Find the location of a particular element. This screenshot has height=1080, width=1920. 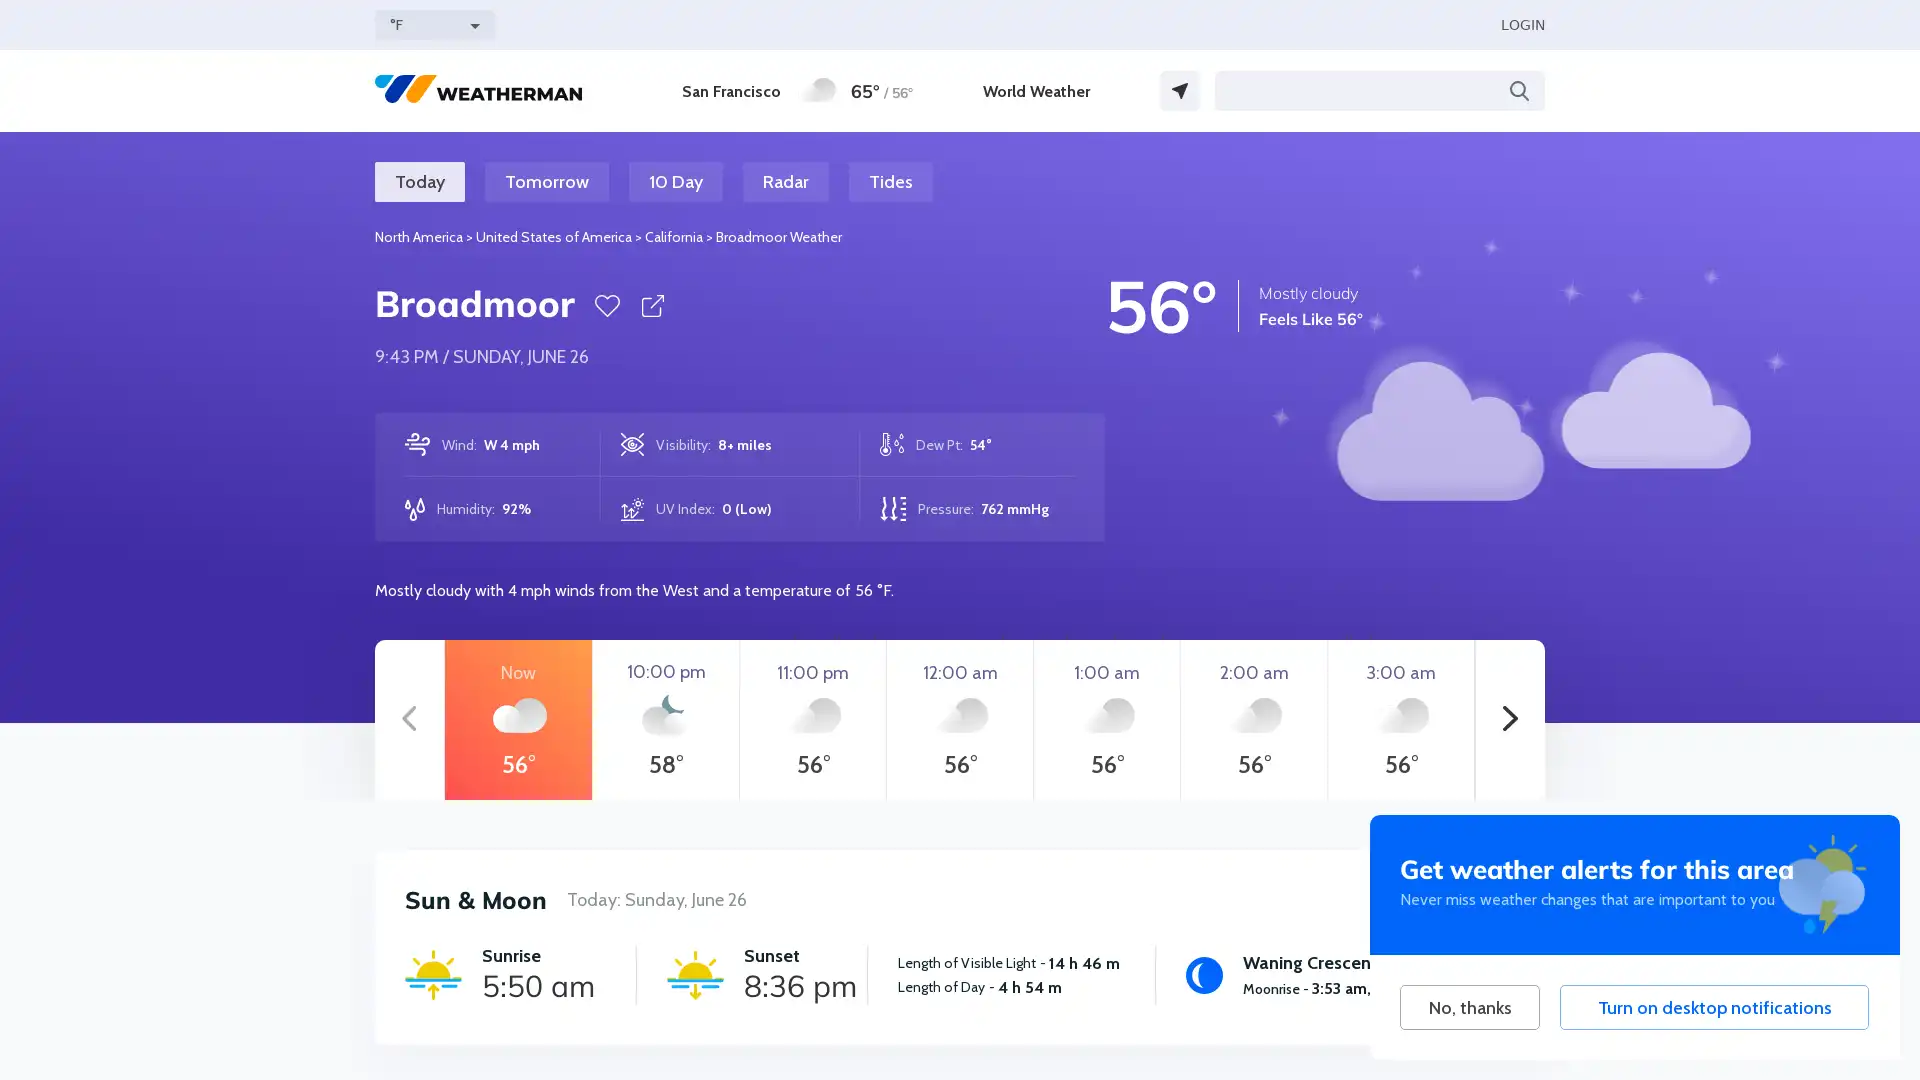

GPS Location is located at coordinates (1180, 91).